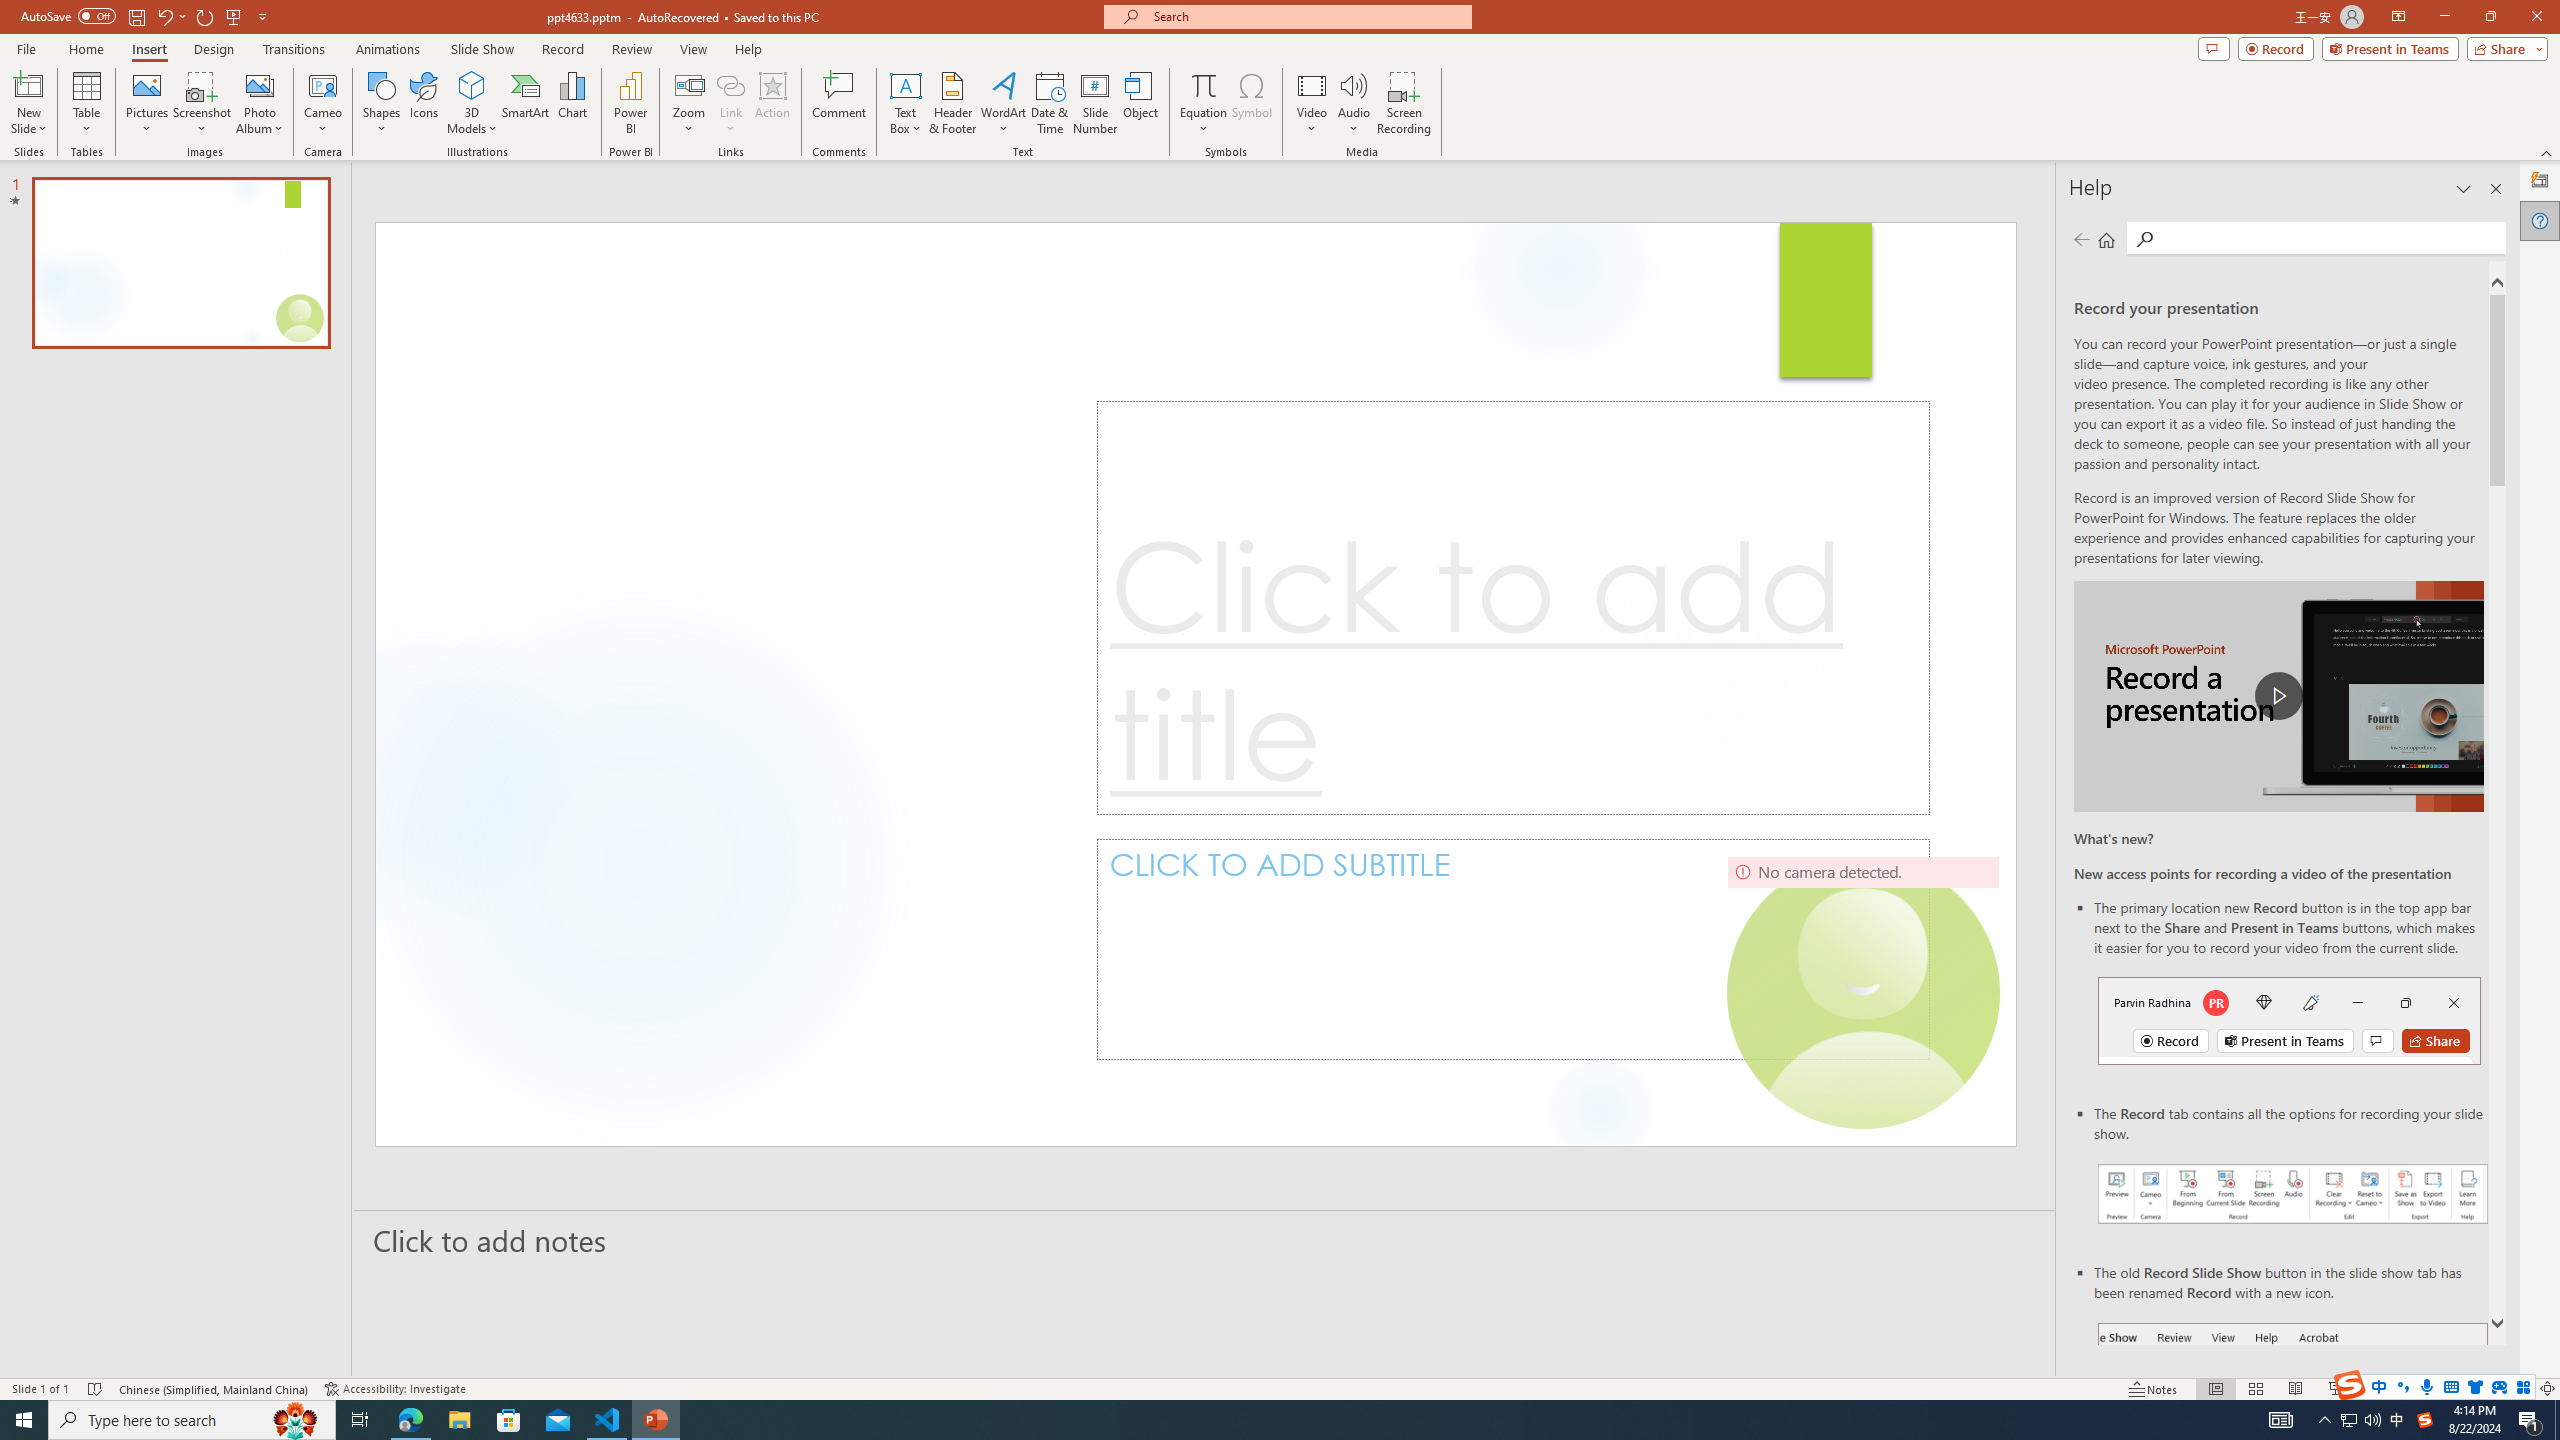 This screenshot has height=1440, width=2560. What do you see at coordinates (2080, 238) in the screenshot?
I see `'Previous page'` at bounding box center [2080, 238].